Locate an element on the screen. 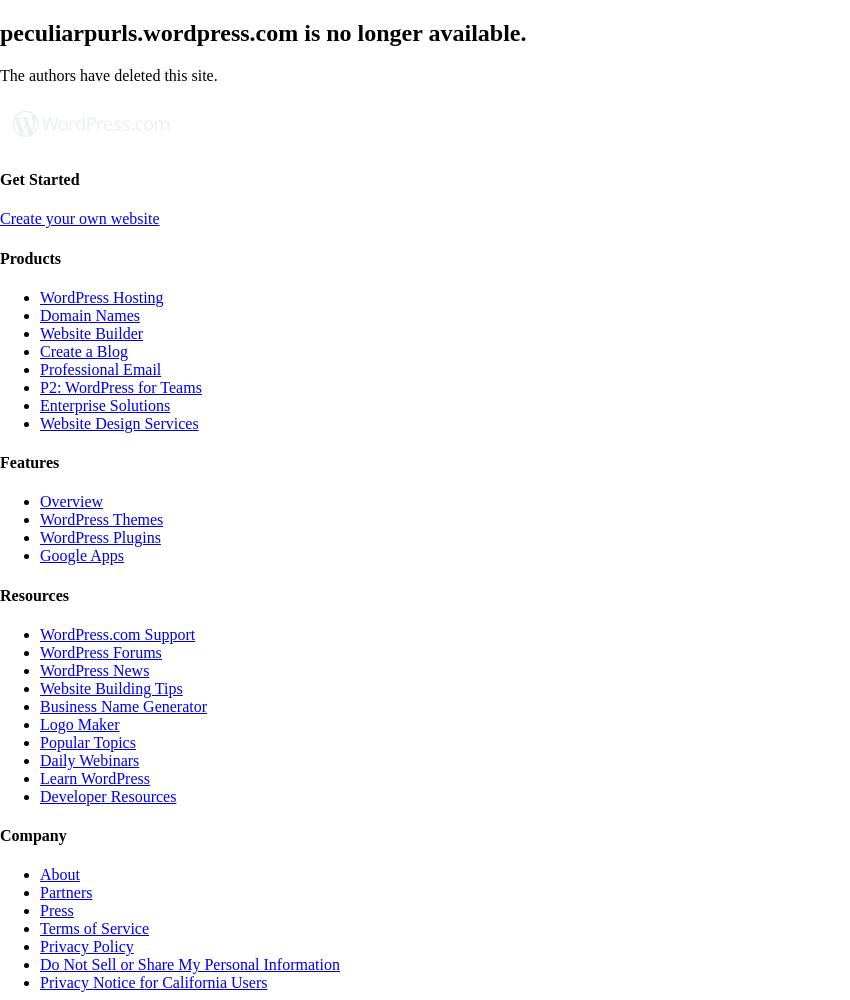 Image resolution: width=850 pixels, height=1000 pixels. 'Press' is located at coordinates (56, 910).